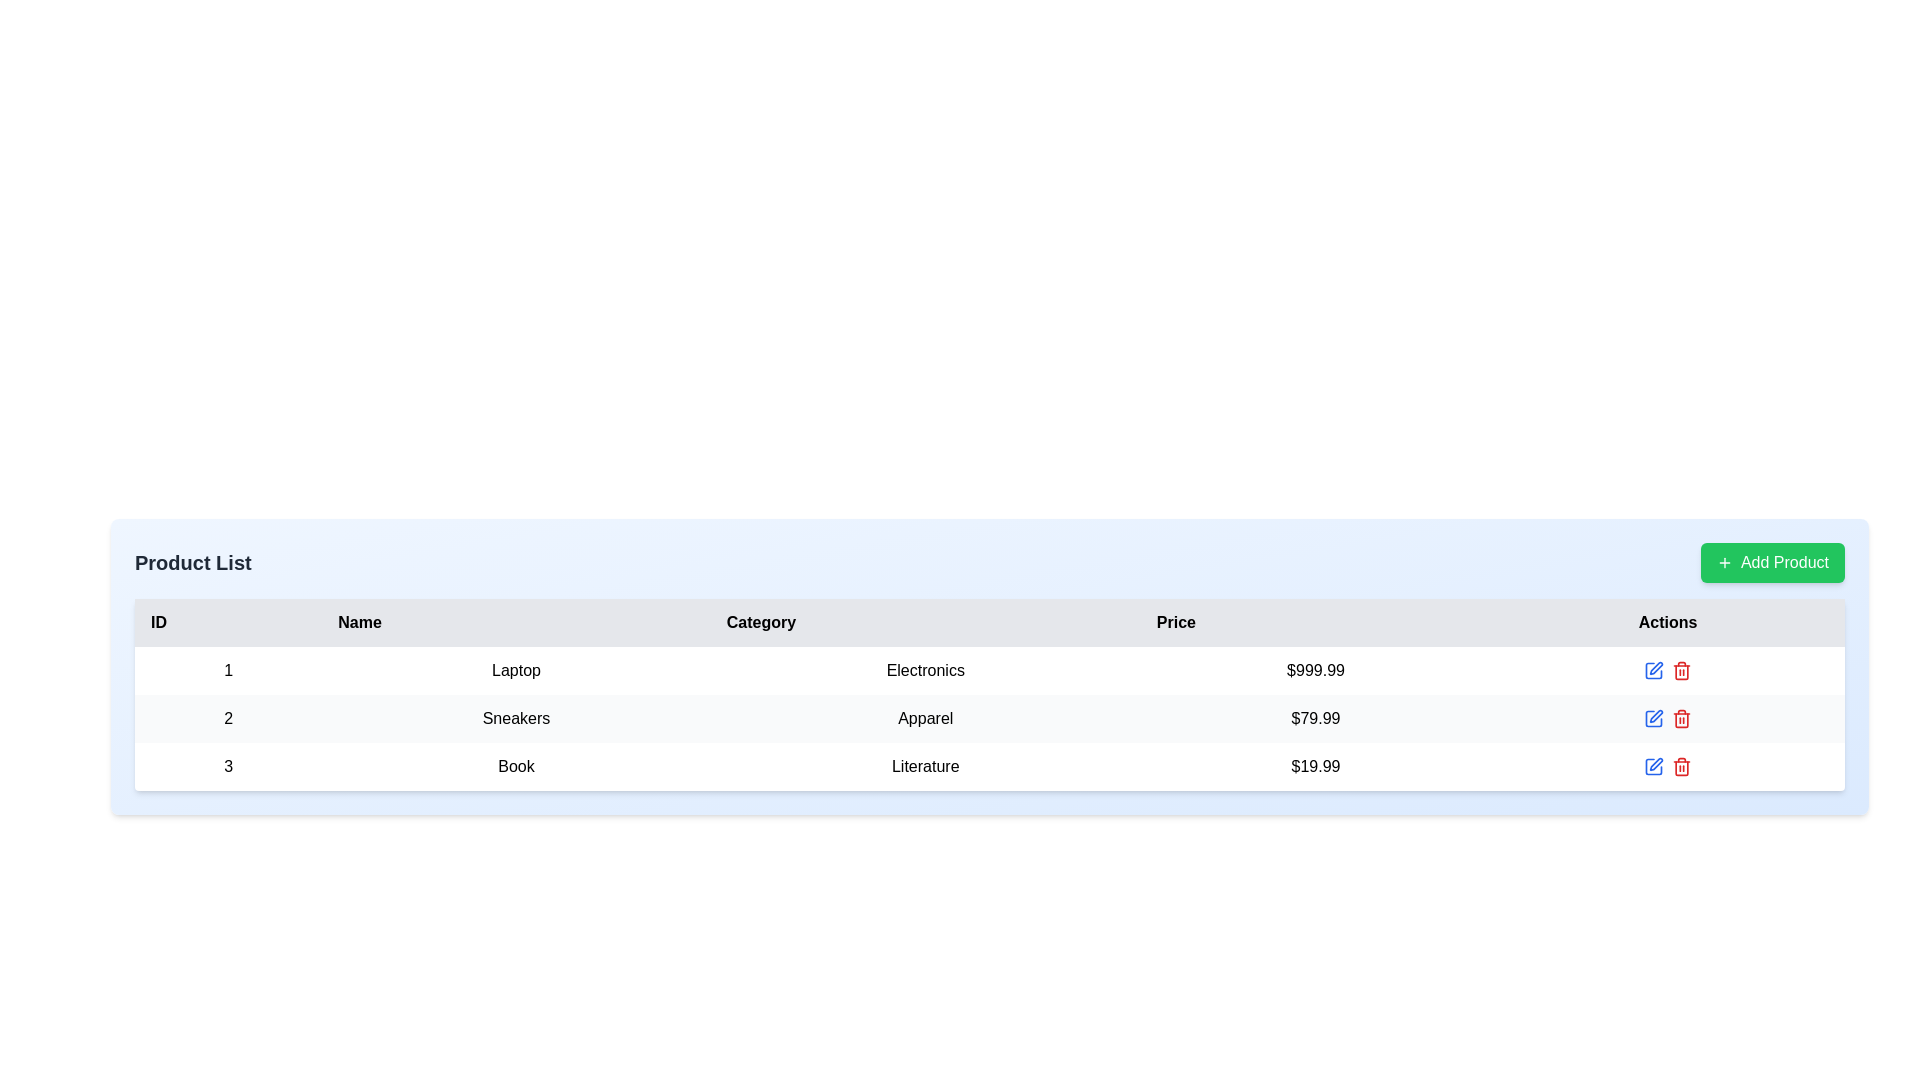 The height and width of the screenshot is (1080, 1920). What do you see at coordinates (1654, 671) in the screenshot?
I see `the editing icon in the 'Actions' column of the table row corresponding to the product 'Book'` at bounding box center [1654, 671].